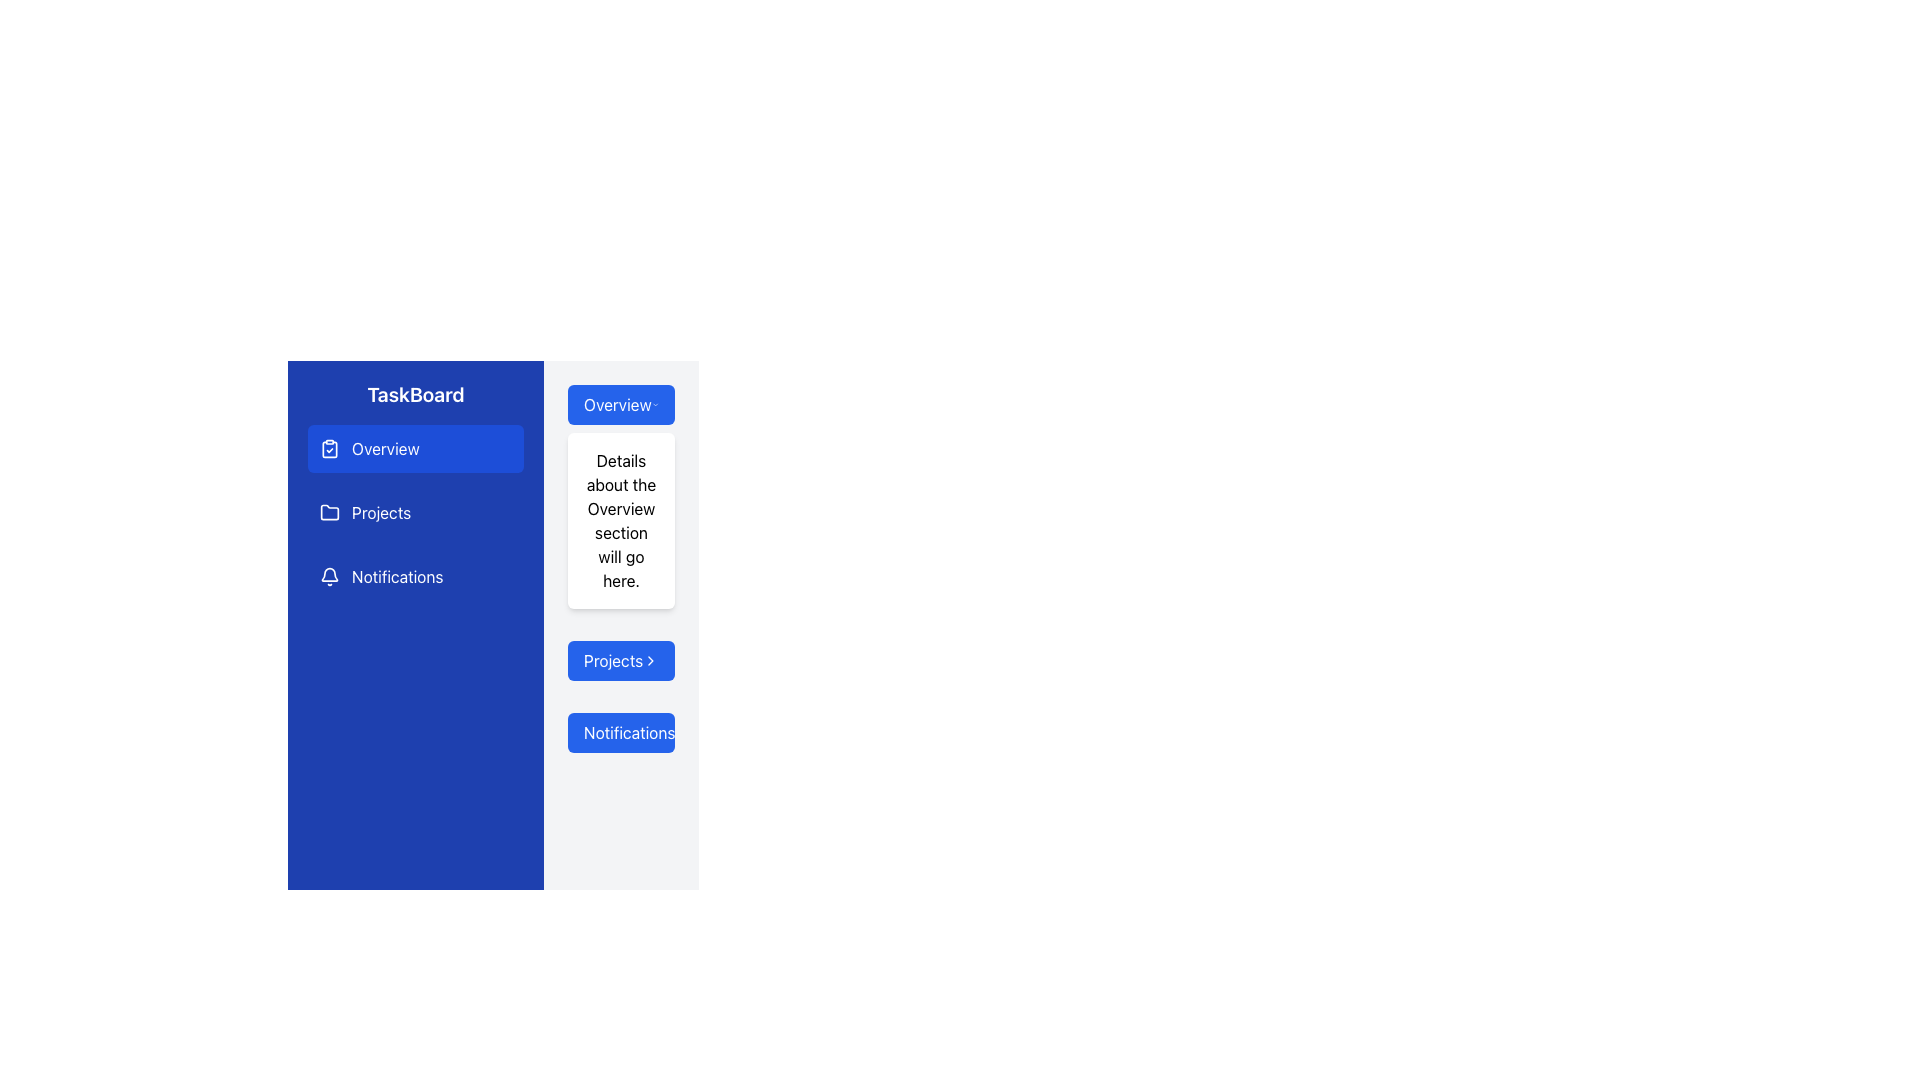  Describe the element at coordinates (616, 405) in the screenshot. I see `text labeled 'Overview' which is styled in white font on a blue background, located in the secondary column of the interface` at that location.